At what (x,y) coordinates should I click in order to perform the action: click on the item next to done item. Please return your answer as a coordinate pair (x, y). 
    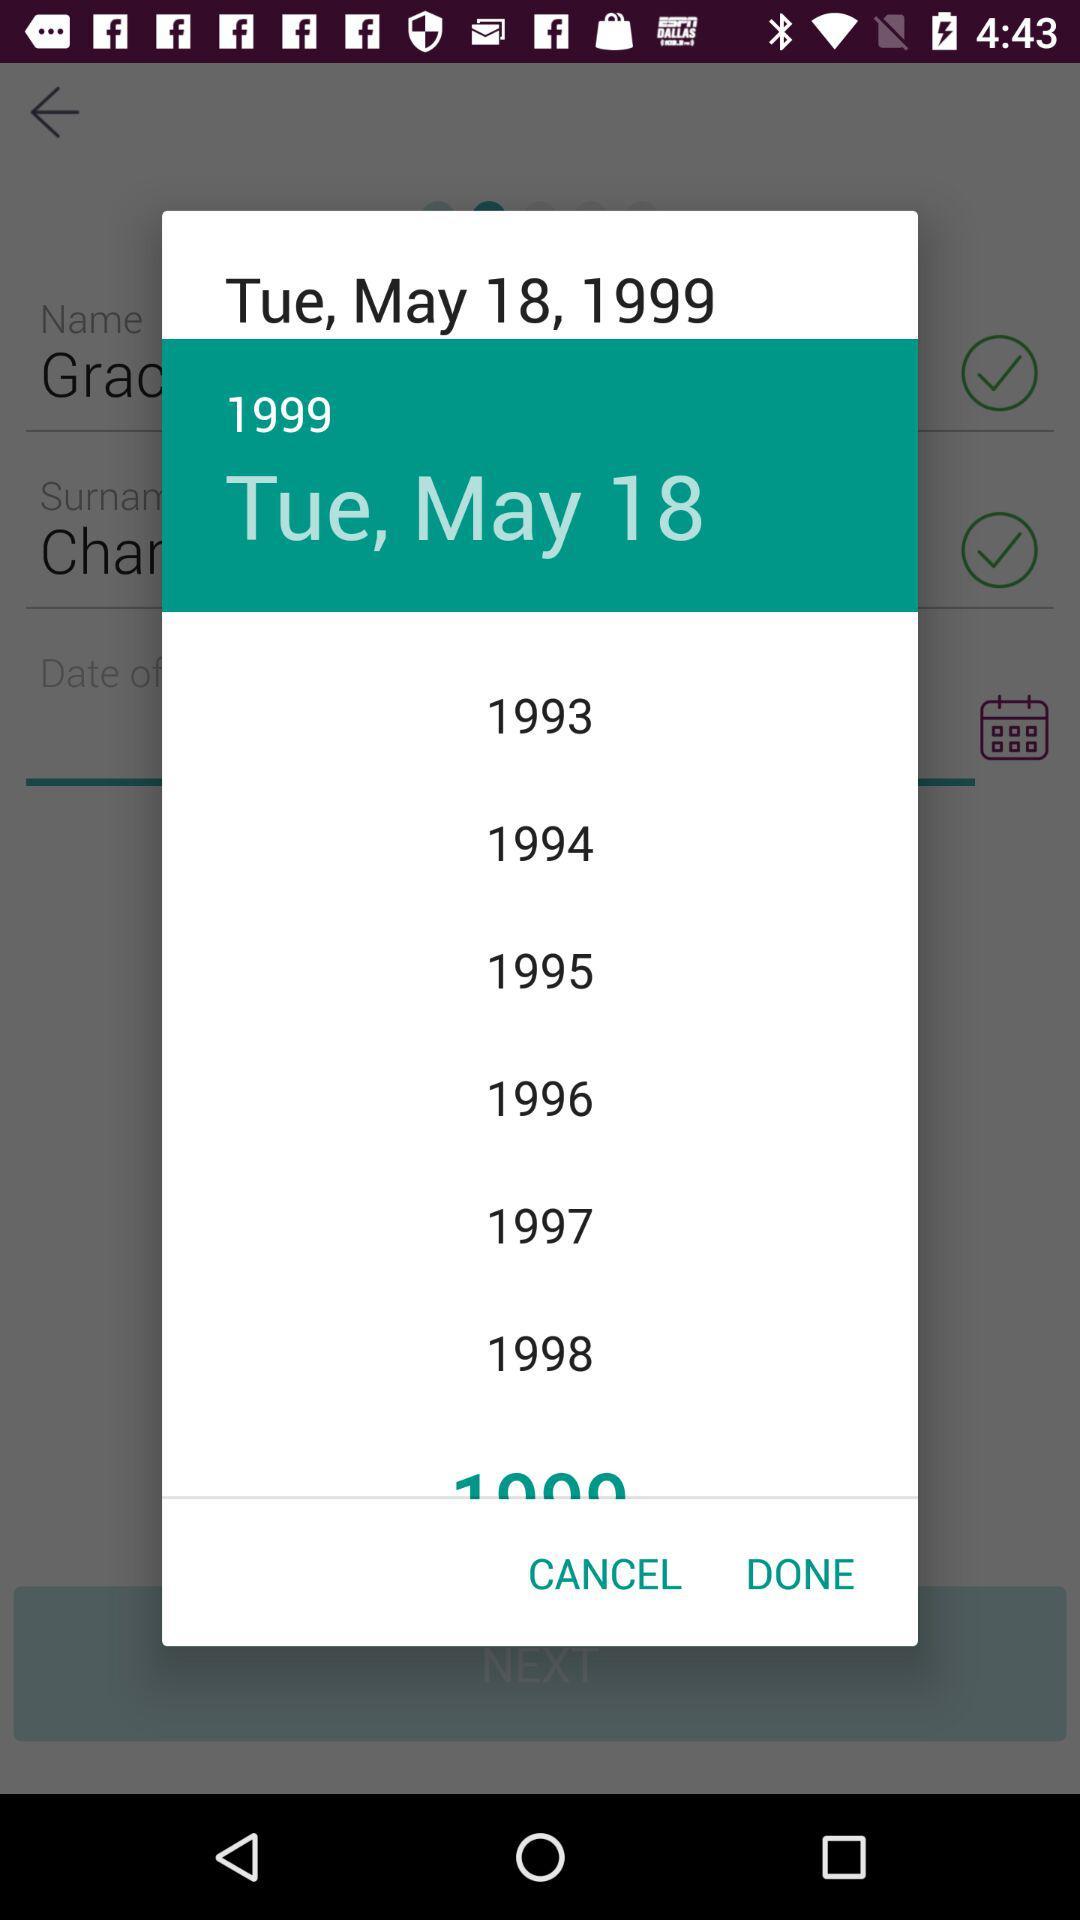
    Looking at the image, I should click on (604, 1571).